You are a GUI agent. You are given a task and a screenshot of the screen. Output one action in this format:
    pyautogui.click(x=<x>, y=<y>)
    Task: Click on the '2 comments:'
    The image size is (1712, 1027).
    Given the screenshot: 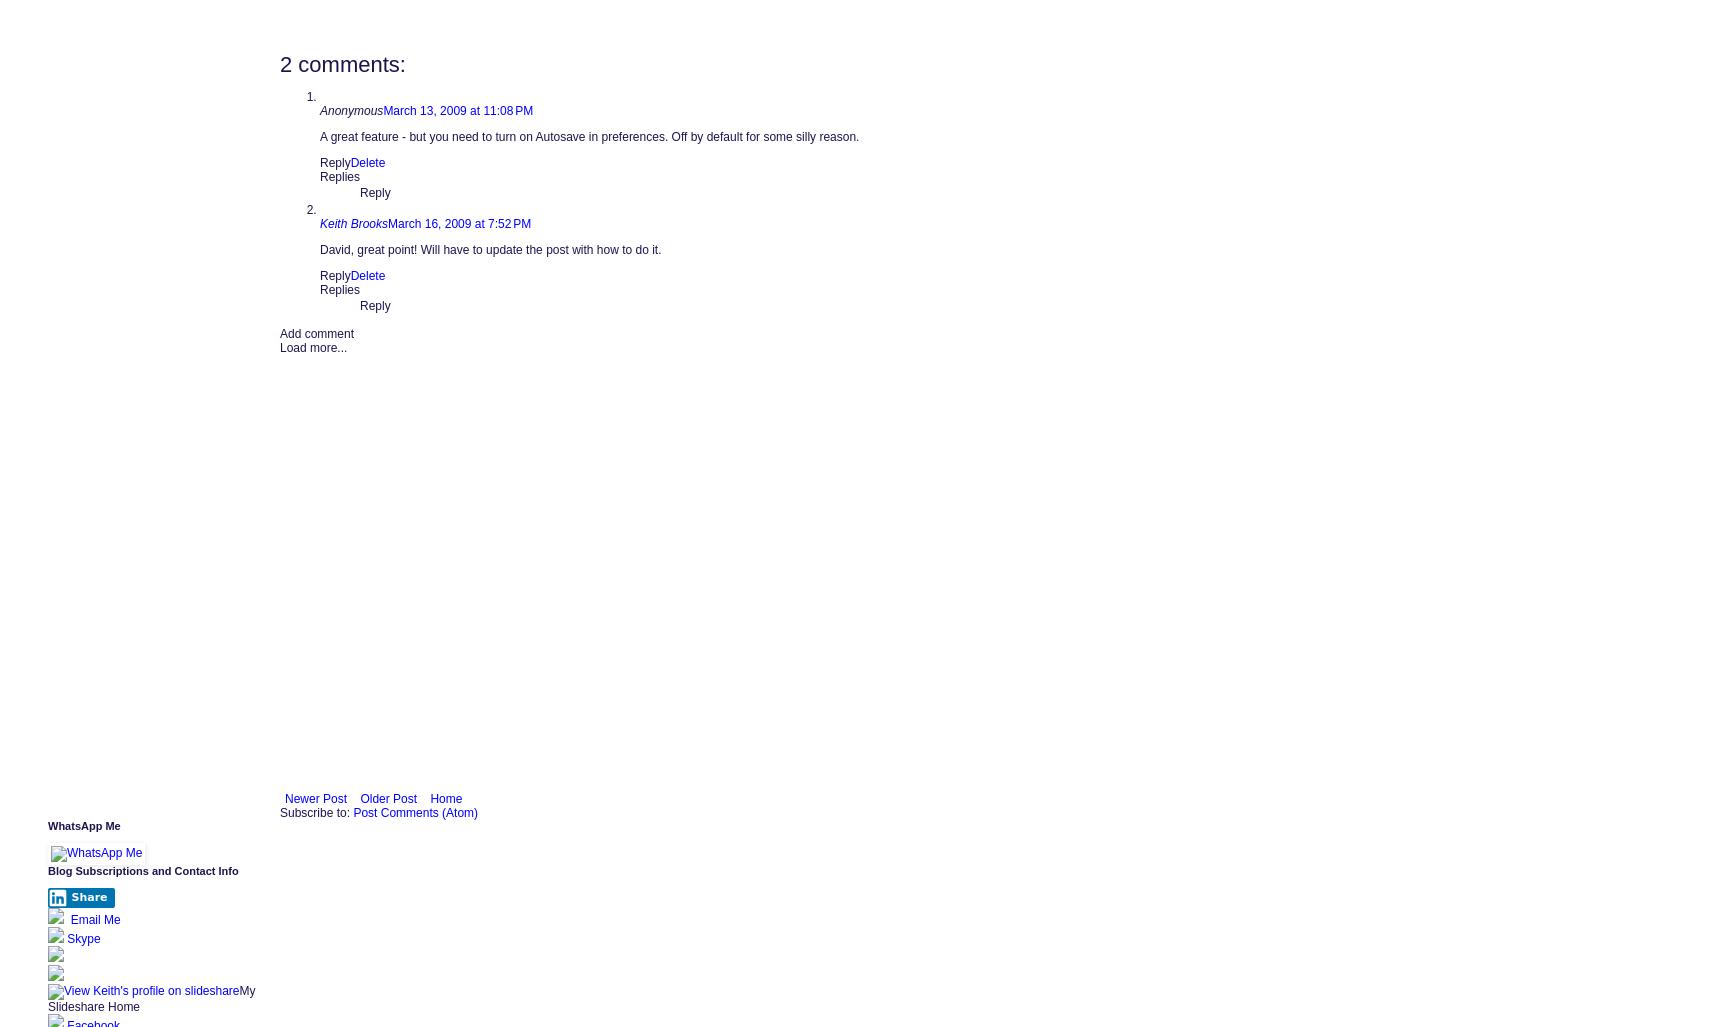 What is the action you would take?
    pyautogui.click(x=342, y=63)
    